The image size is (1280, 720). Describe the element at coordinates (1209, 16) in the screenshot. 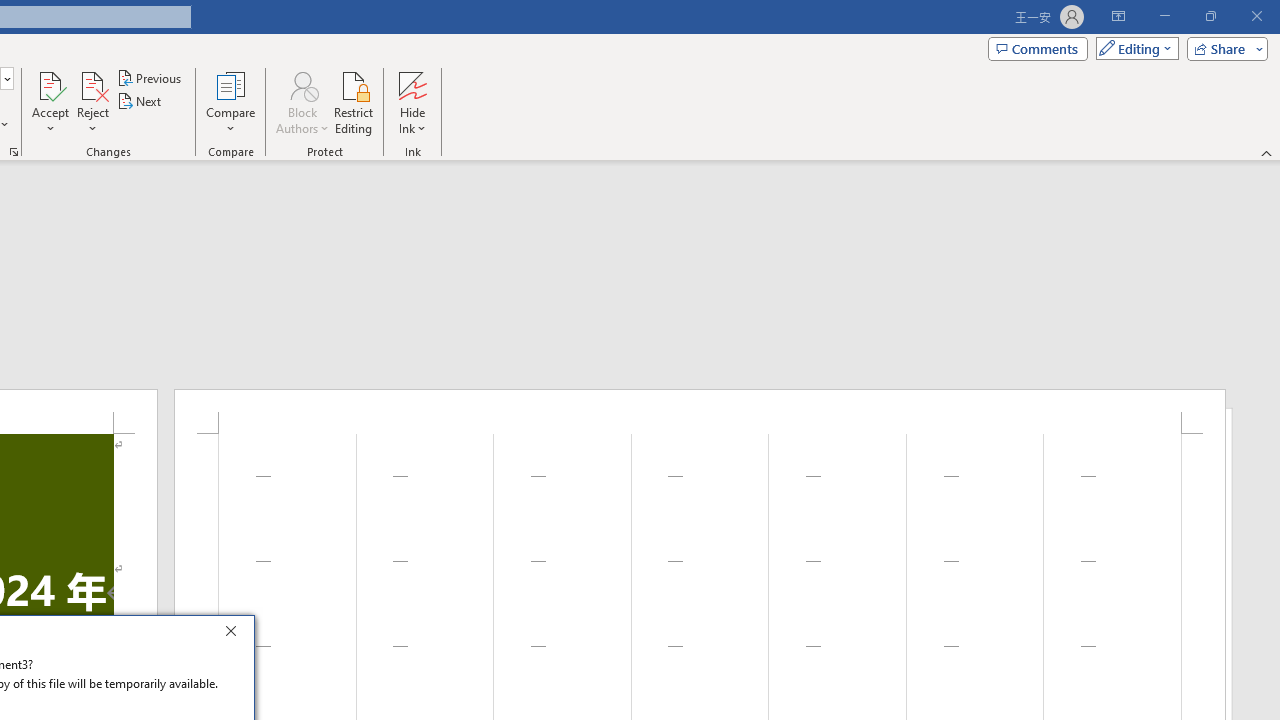

I see `'Restore Down'` at that location.